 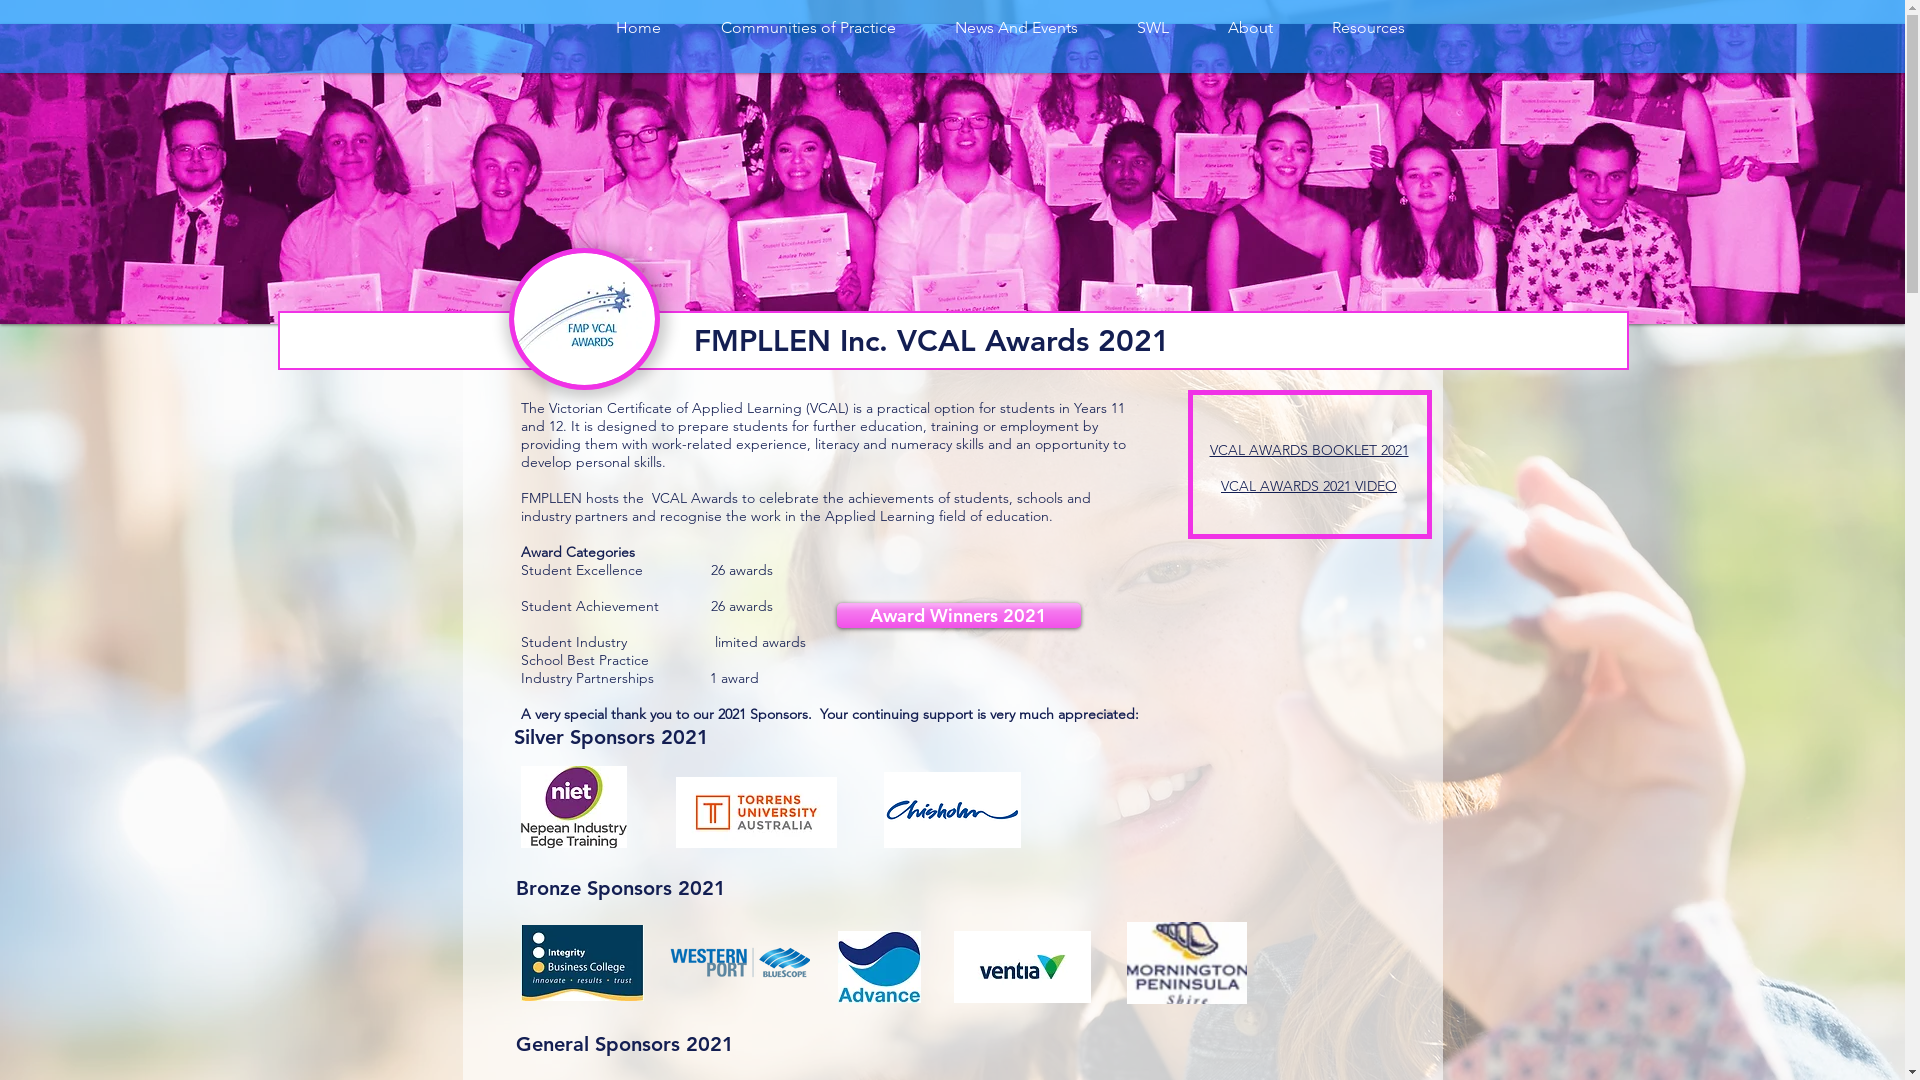 What do you see at coordinates (925, 27) in the screenshot?
I see `'News And Events'` at bounding box center [925, 27].